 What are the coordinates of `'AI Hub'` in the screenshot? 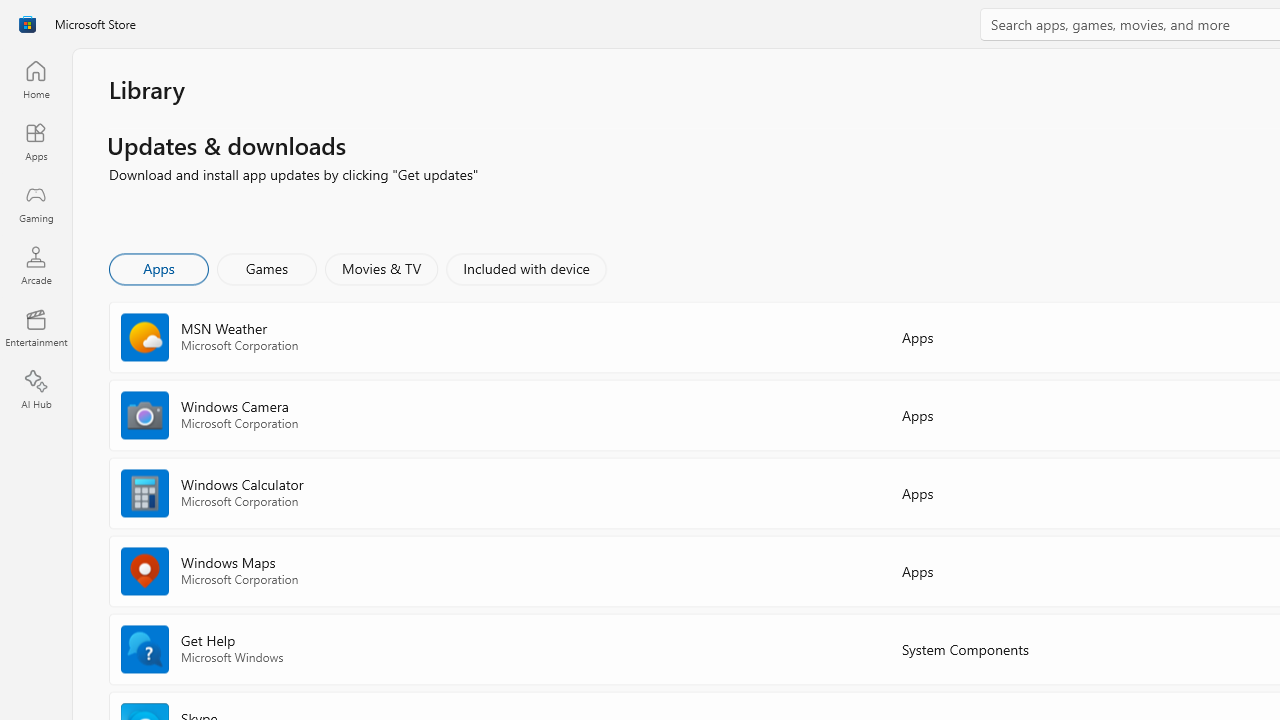 It's located at (35, 390).